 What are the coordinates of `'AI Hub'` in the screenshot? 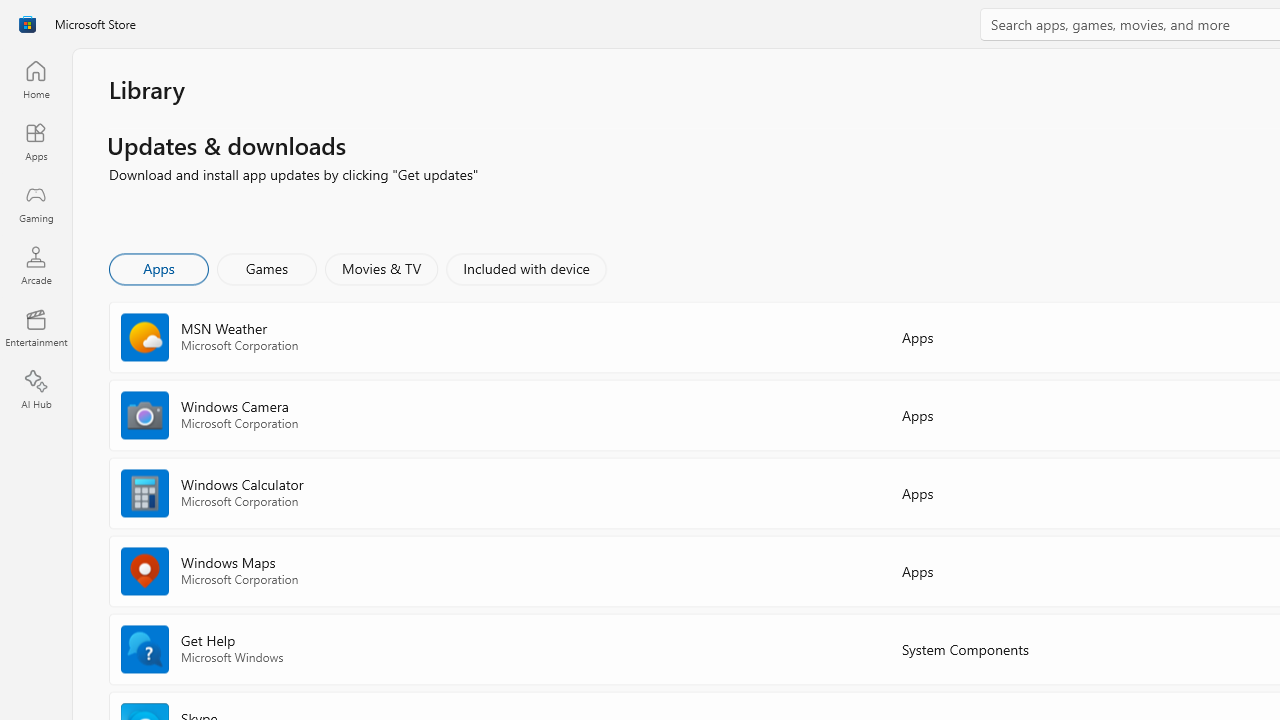 It's located at (35, 390).